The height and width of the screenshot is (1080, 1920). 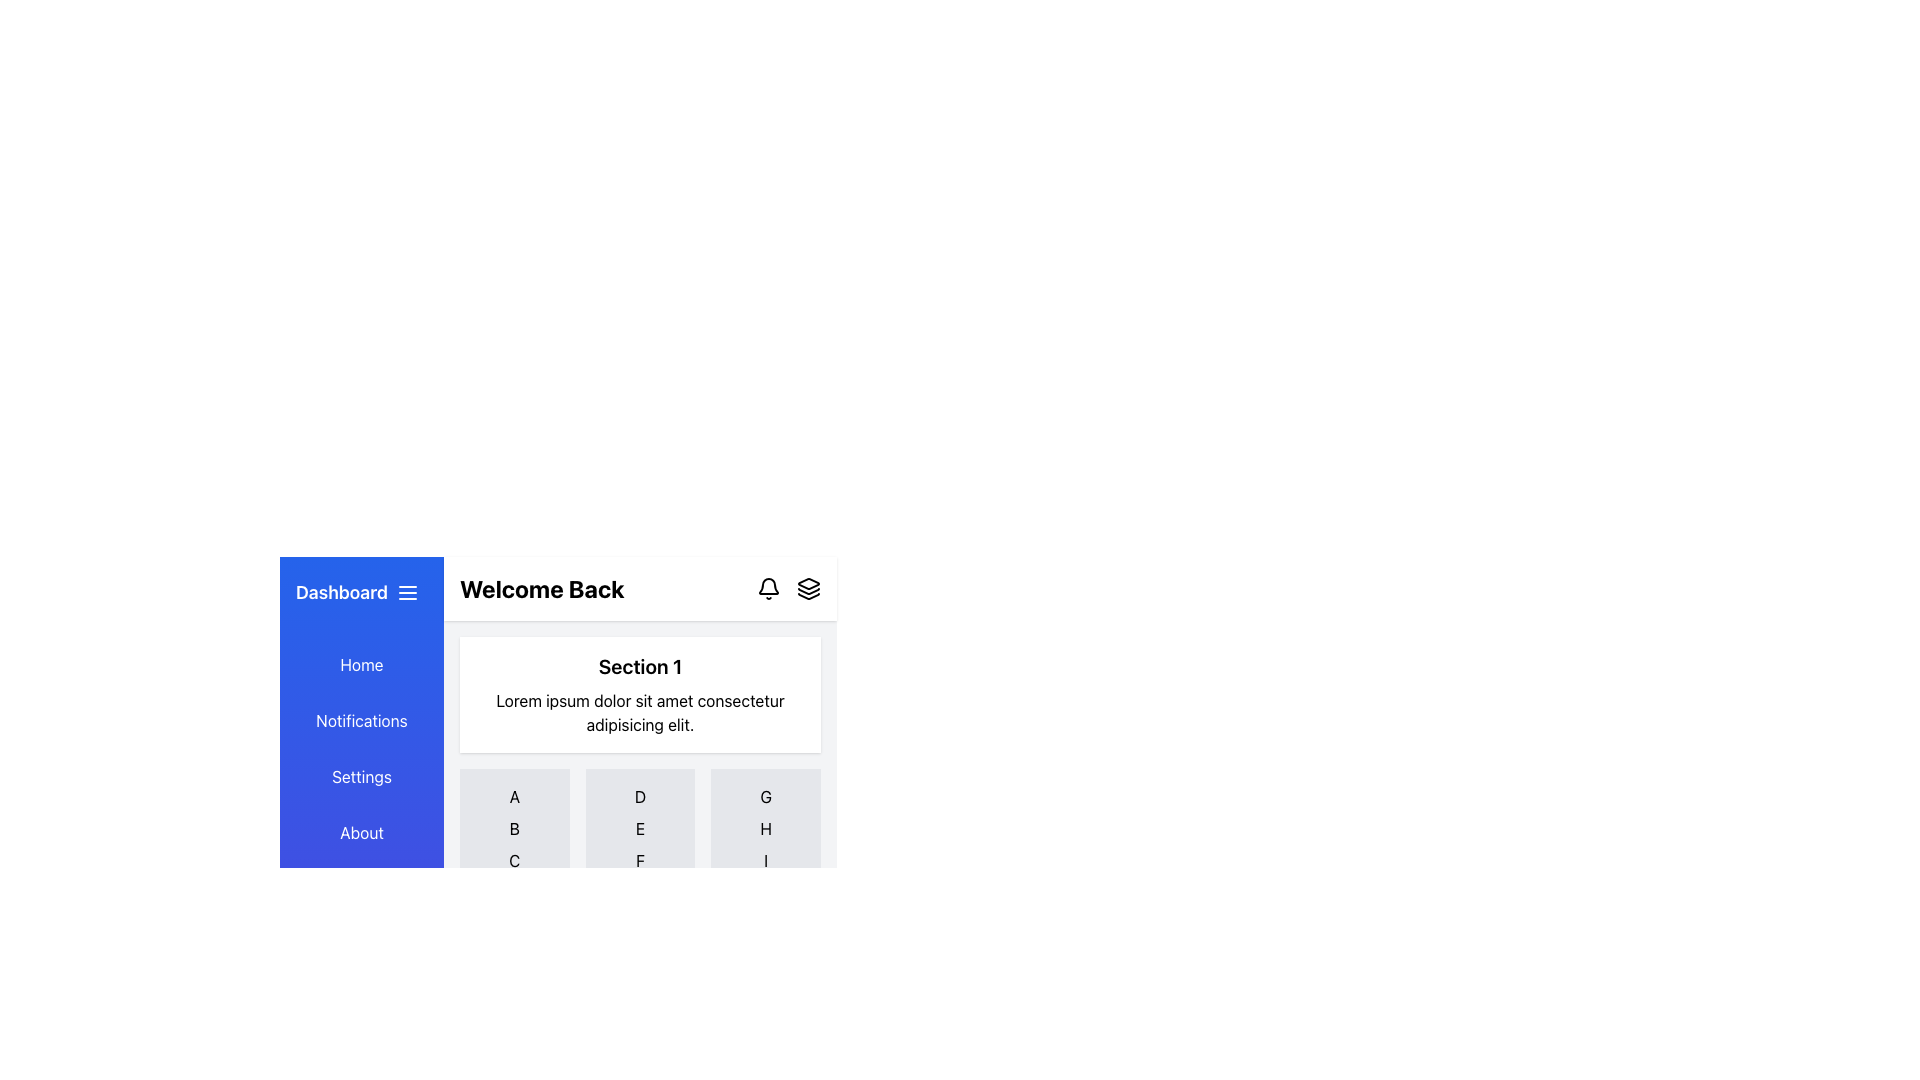 What do you see at coordinates (640, 833) in the screenshot?
I see `the static text block containing the letters 'D', 'E', and 'F', which is the second vertical stack in a three-column grid layout under the 'Section 1' header` at bounding box center [640, 833].